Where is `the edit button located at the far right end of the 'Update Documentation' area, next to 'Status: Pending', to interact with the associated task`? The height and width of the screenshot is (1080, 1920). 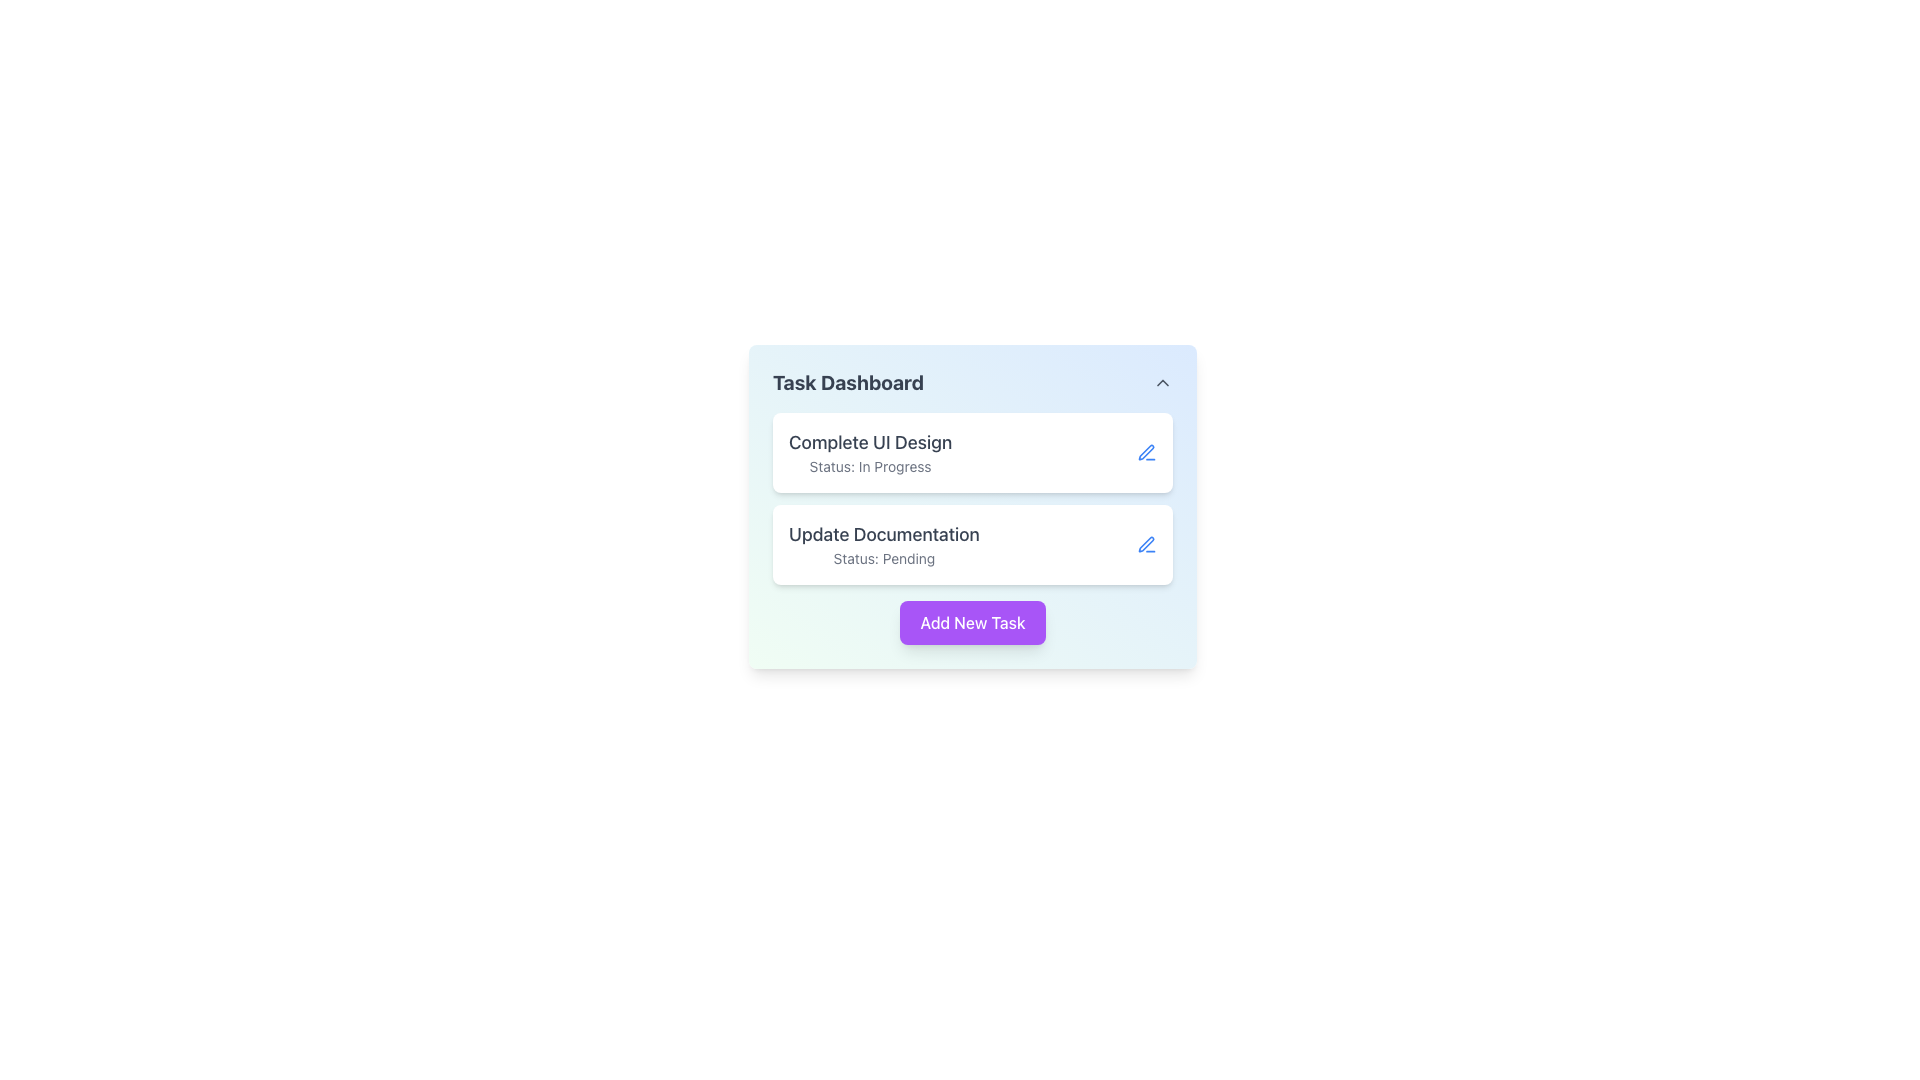
the edit button located at the far right end of the 'Update Documentation' area, next to 'Status: Pending', to interact with the associated task is located at coordinates (1147, 544).